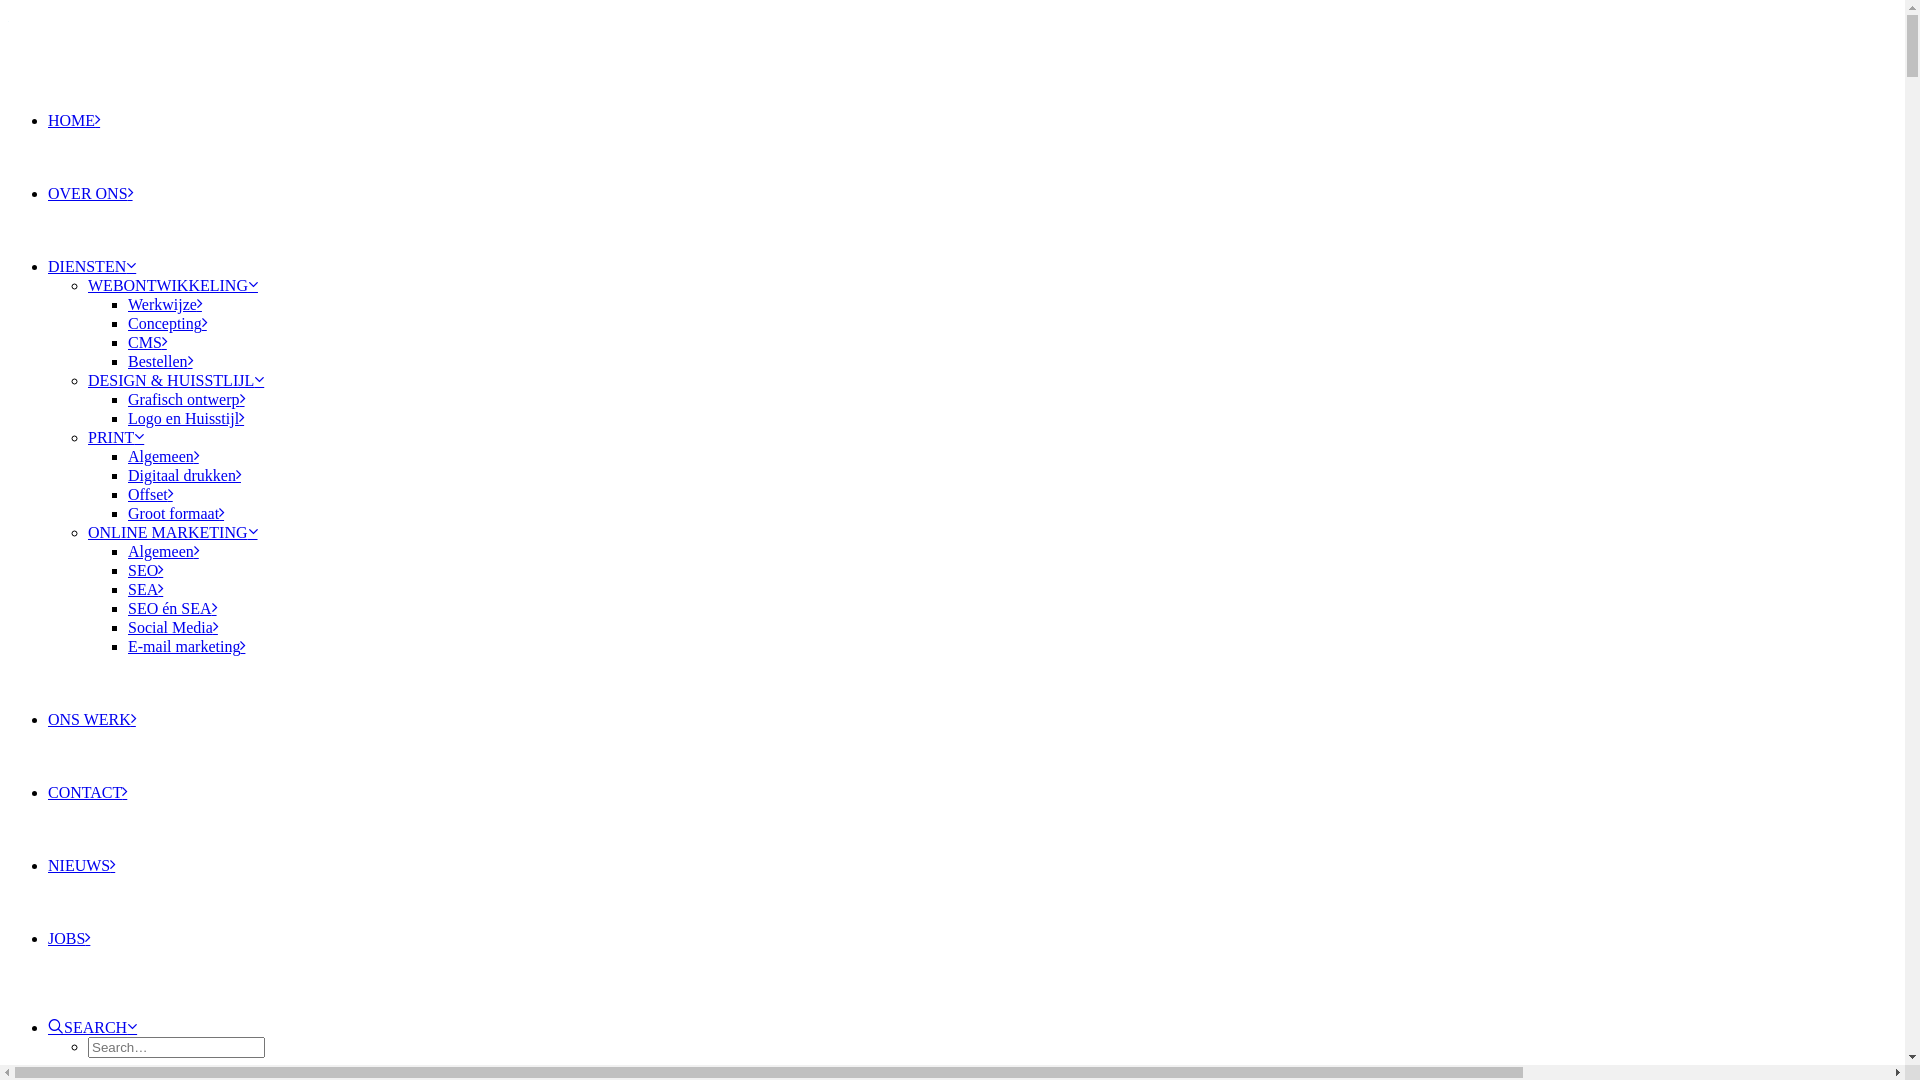 This screenshot has width=1920, height=1080. What do you see at coordinates (176, 1046) in the screenshot?
I see `'Search for:'` at bounding box center [176, 1046].